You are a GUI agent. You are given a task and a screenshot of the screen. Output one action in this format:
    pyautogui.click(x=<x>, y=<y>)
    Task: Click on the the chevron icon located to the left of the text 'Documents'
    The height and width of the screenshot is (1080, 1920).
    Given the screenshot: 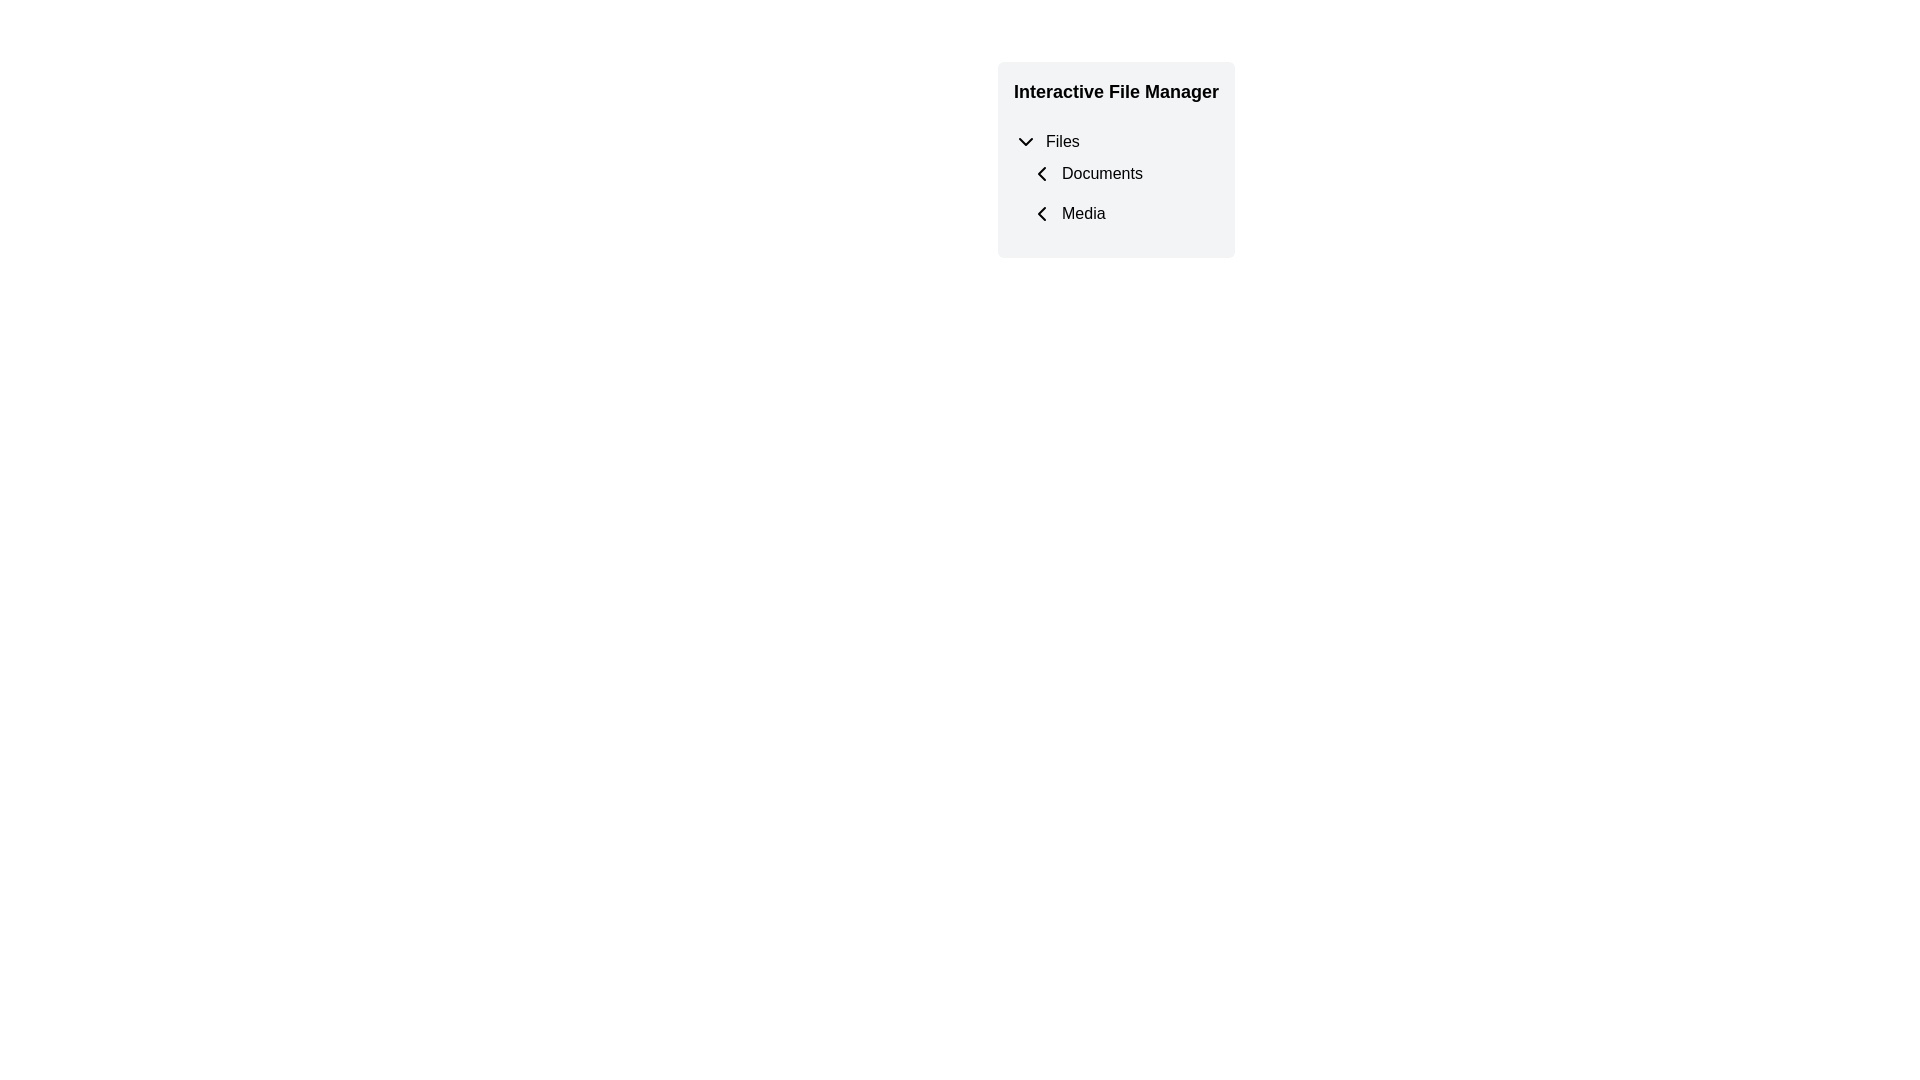 What is the action you would take?
    pyautogui.click(x=1040, y=172)
    